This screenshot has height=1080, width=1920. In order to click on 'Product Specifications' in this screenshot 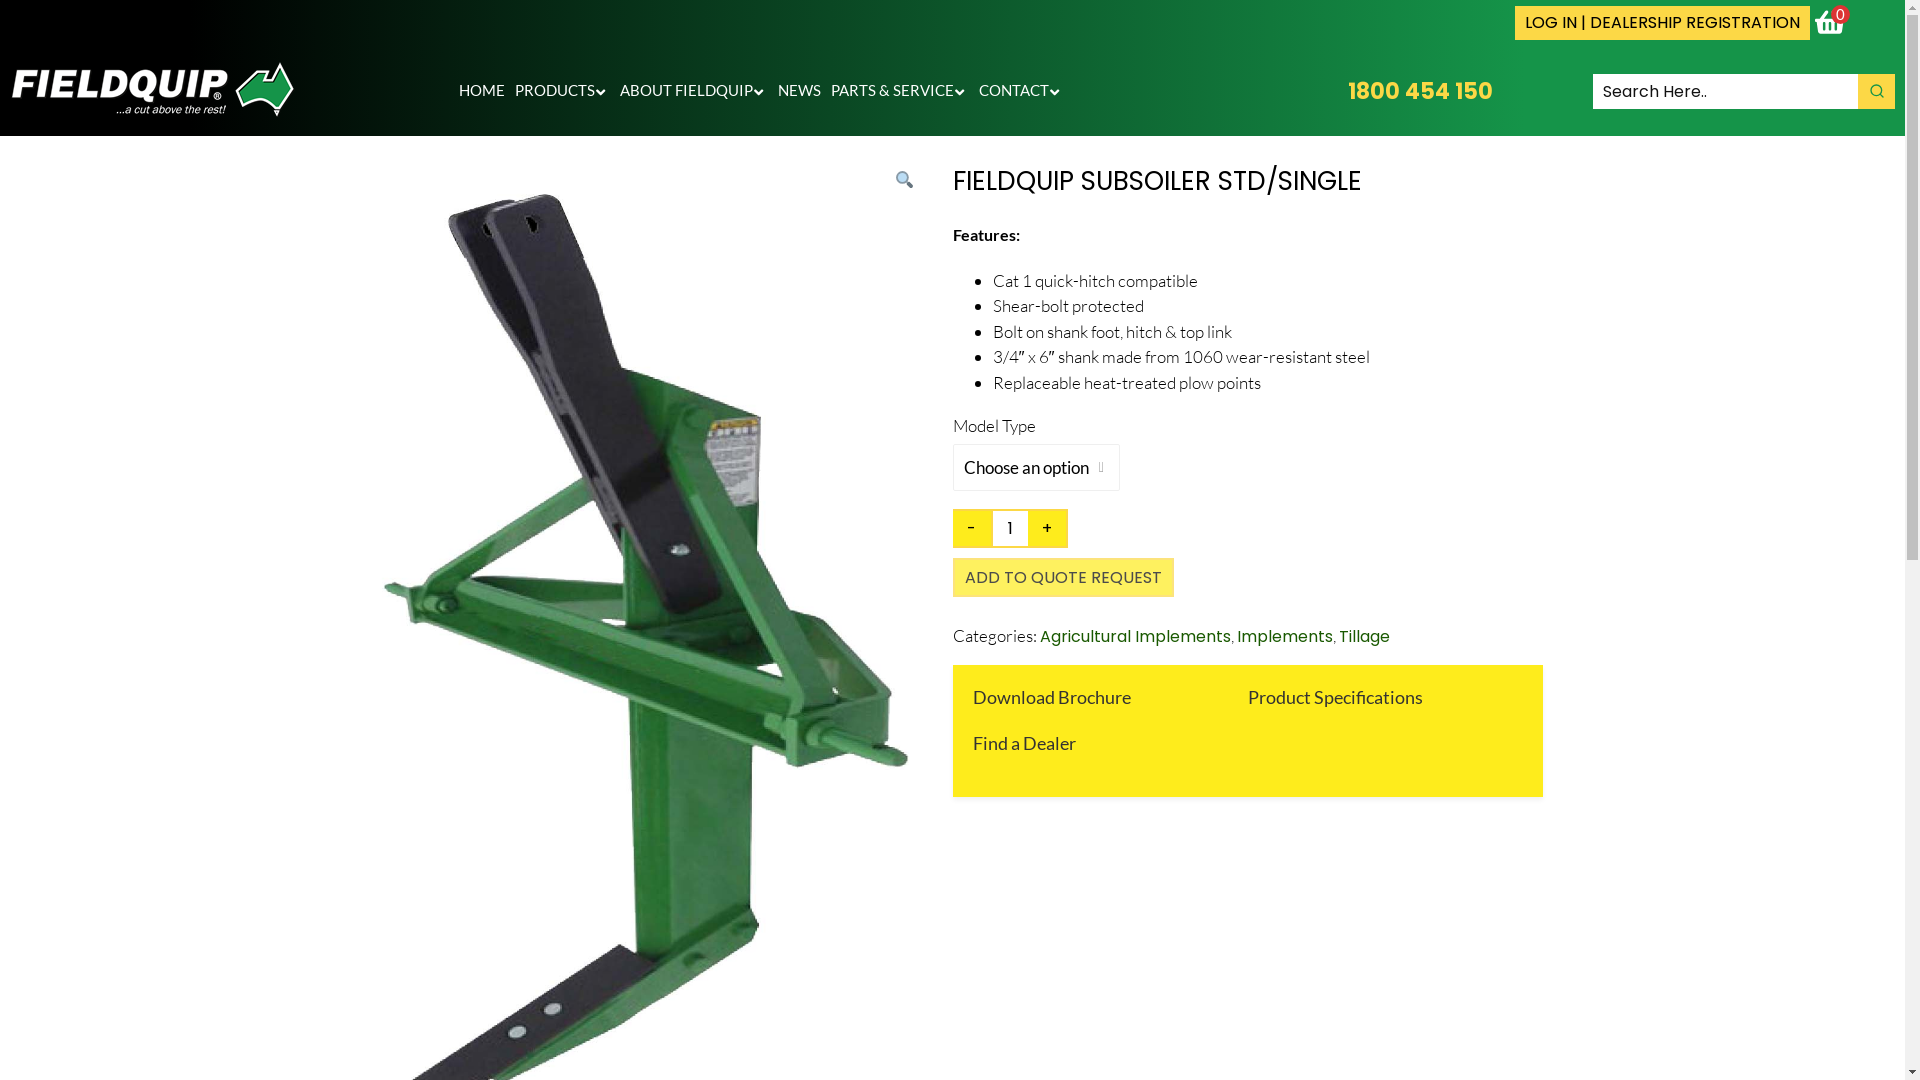, I will do `click(1335, 696)`.